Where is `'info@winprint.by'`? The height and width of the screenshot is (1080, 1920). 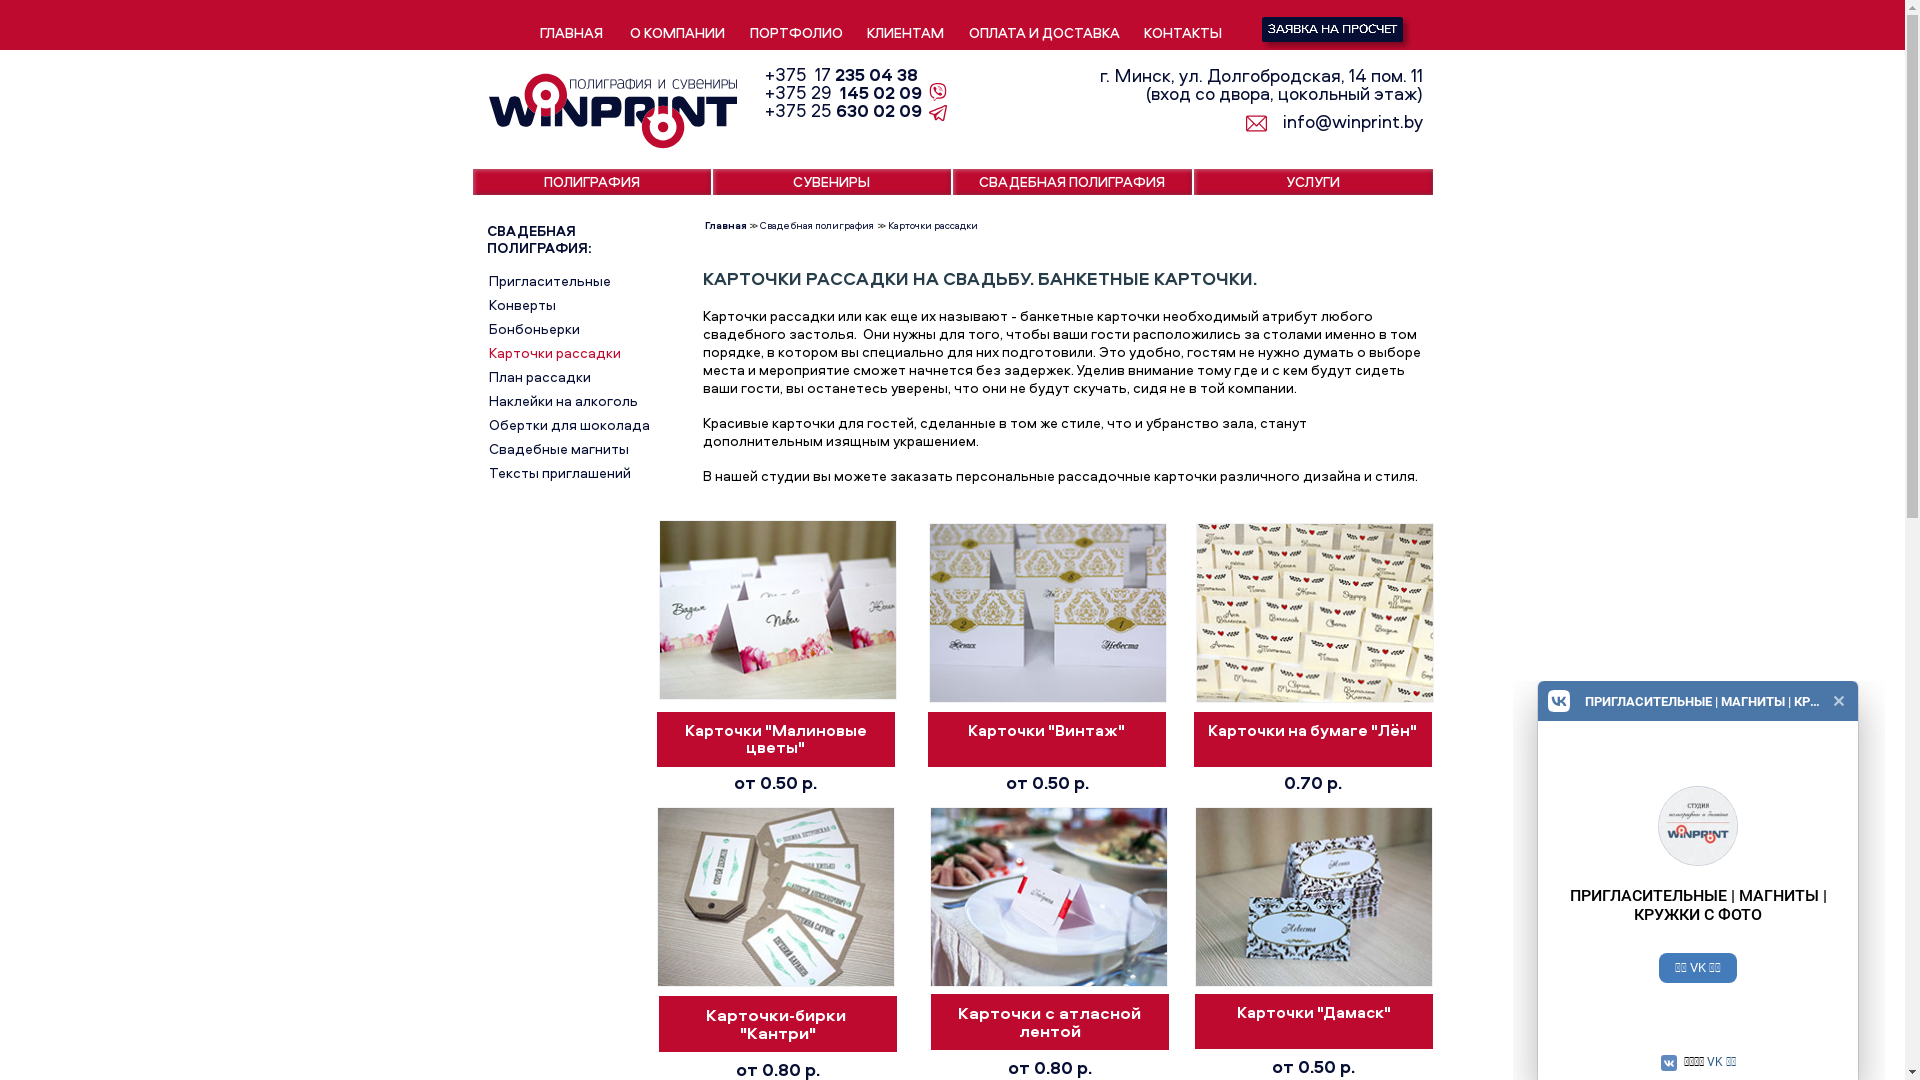
'info@winprint.by' is located at coordinates (1340, 122).